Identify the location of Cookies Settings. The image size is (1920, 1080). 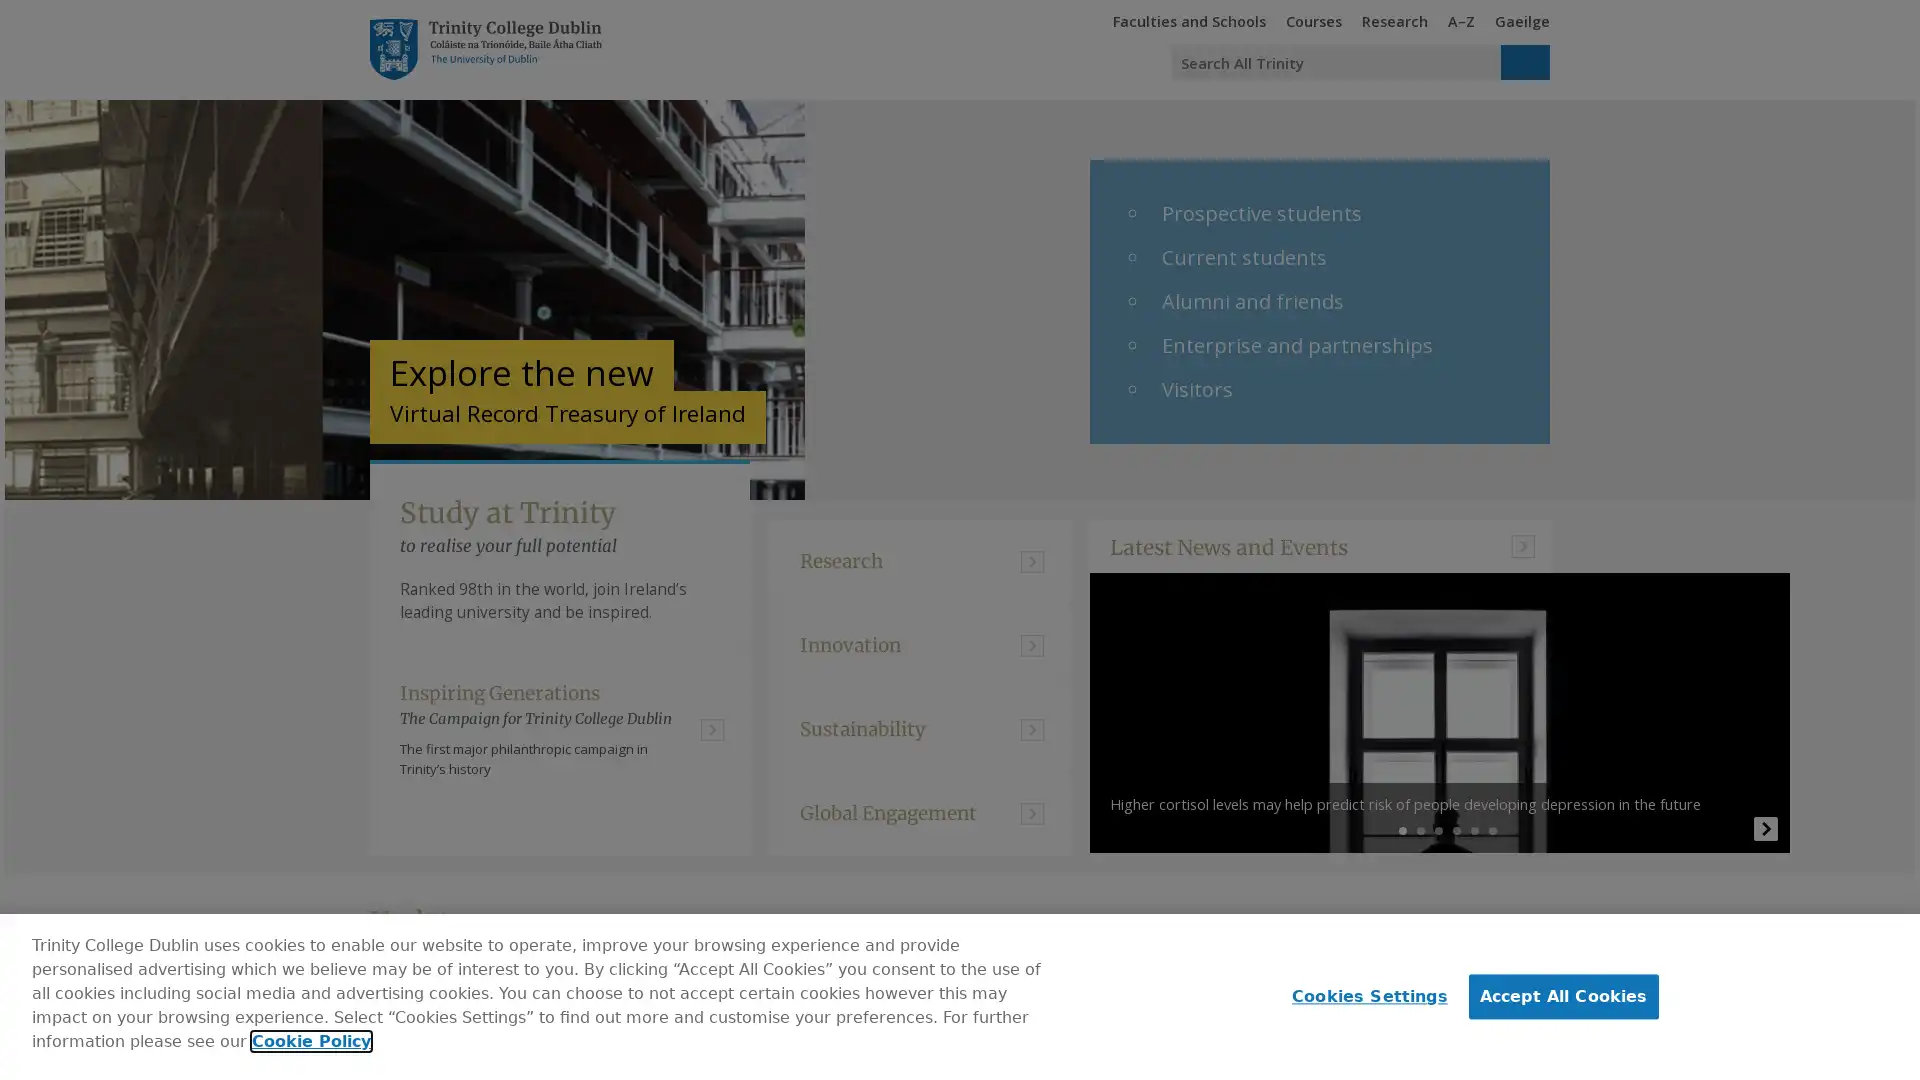
(1363, 996).